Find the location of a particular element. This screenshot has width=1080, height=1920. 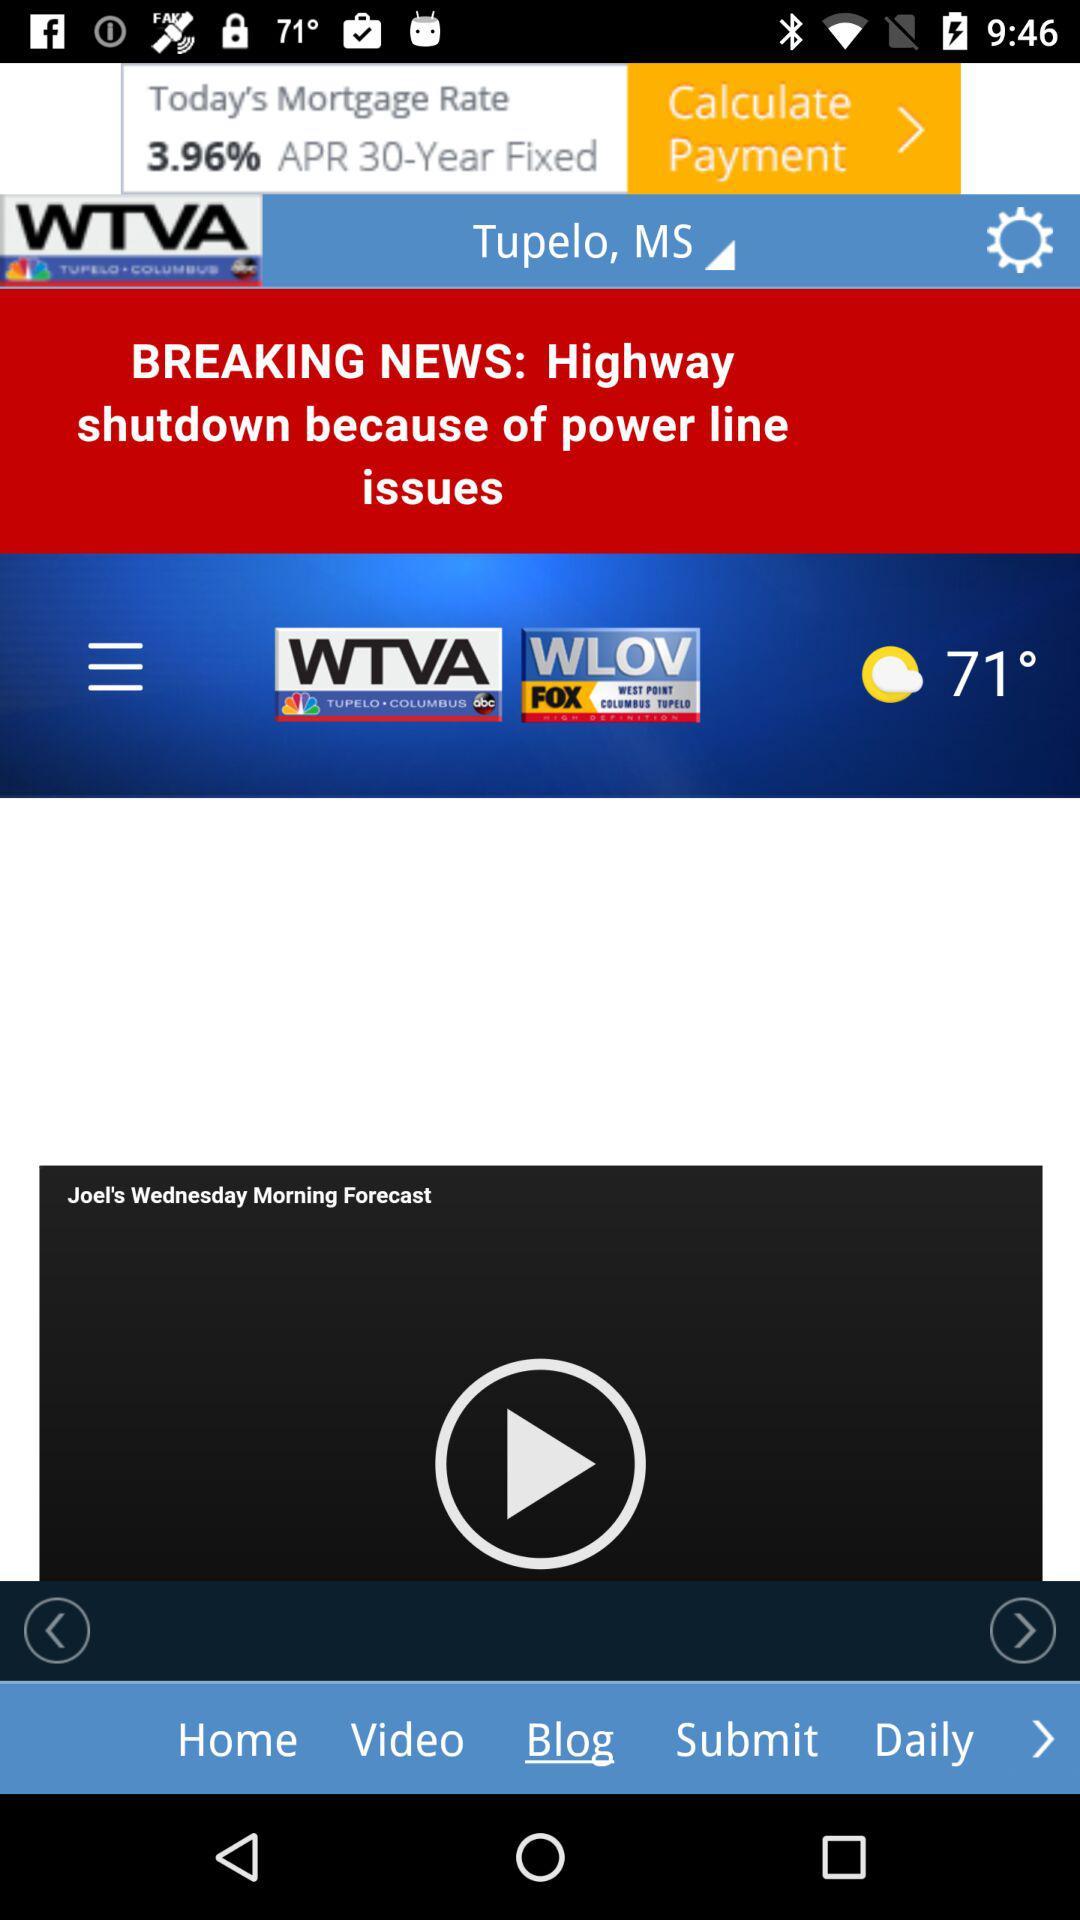

scroll right is located at coordinates (1042, 1737).